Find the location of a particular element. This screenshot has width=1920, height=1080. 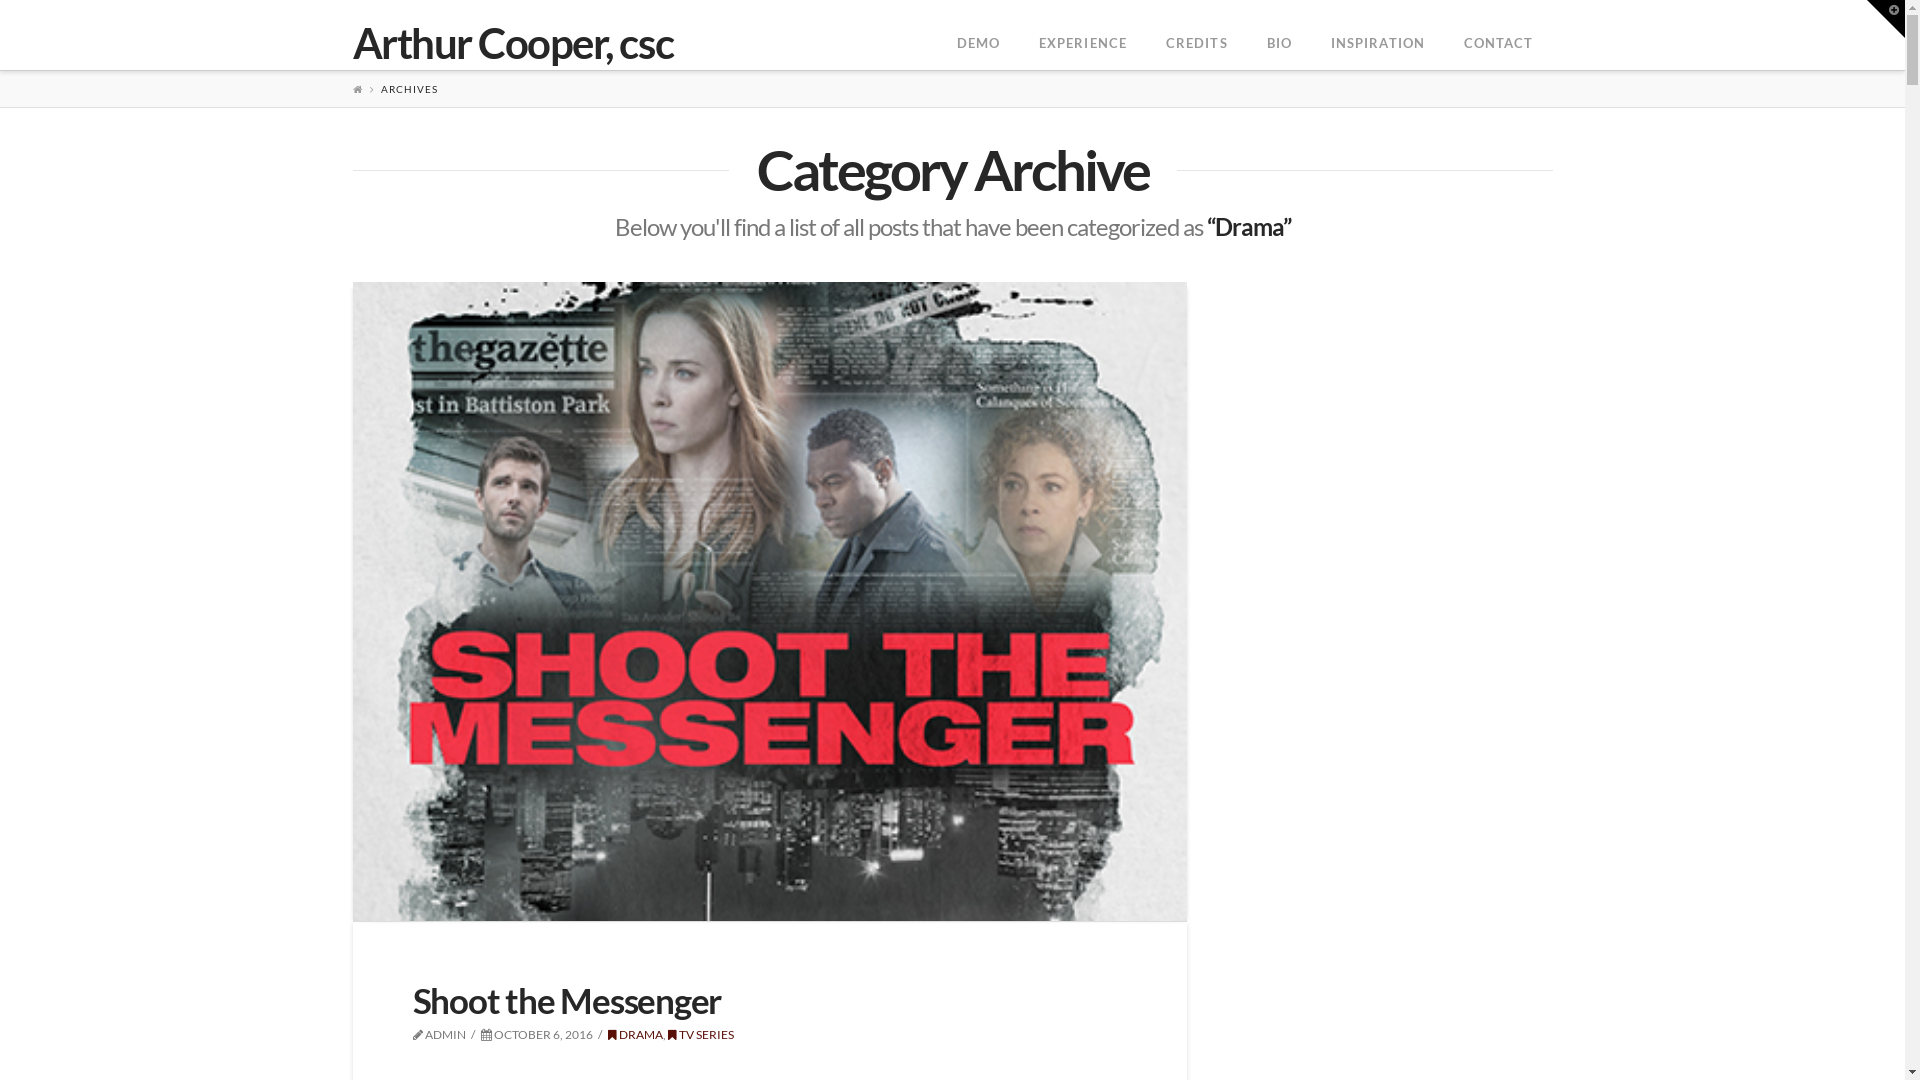

'BIO' is located at coordinates (1277, 34).